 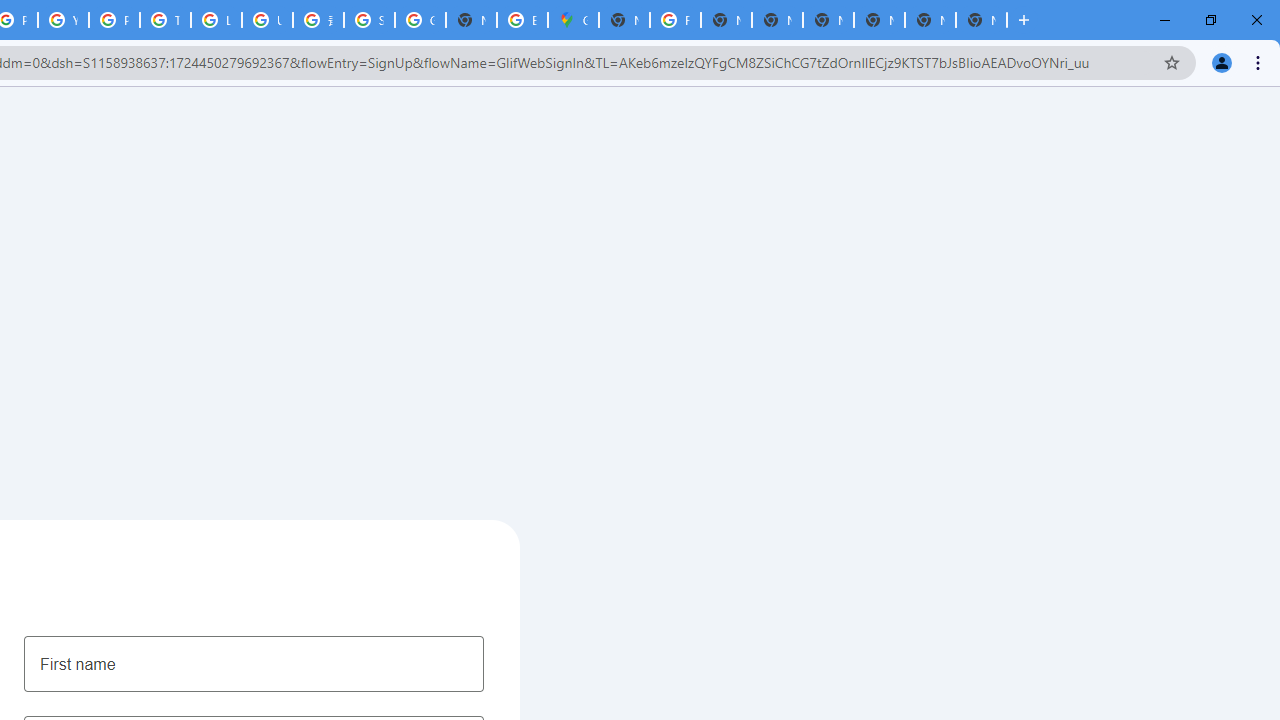 What do you see at coordinates (1171, 61) in the screenshot?
I see `'Bookmark this tab'` at bounding box center [1171, 61].